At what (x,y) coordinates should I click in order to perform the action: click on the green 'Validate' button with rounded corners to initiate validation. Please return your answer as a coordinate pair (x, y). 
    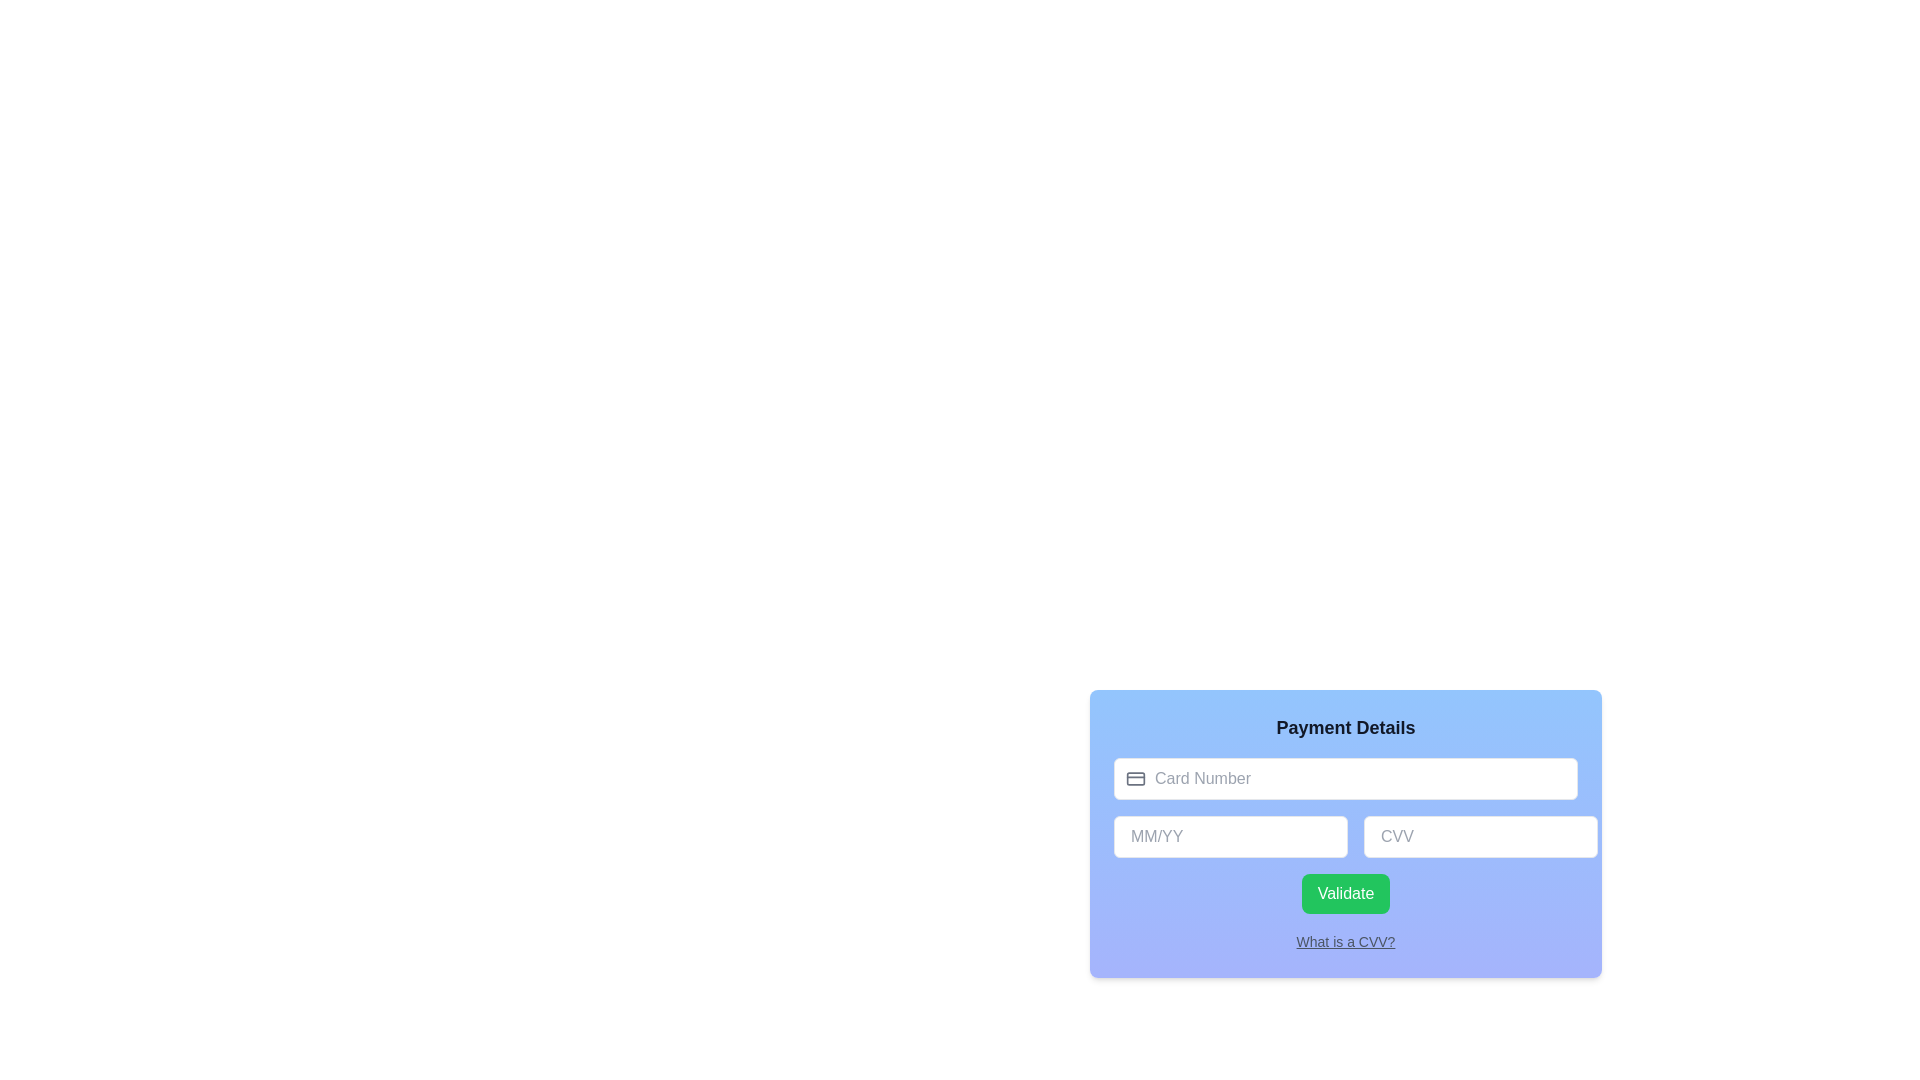
    Looking at the image, I should click on (1345, 893).